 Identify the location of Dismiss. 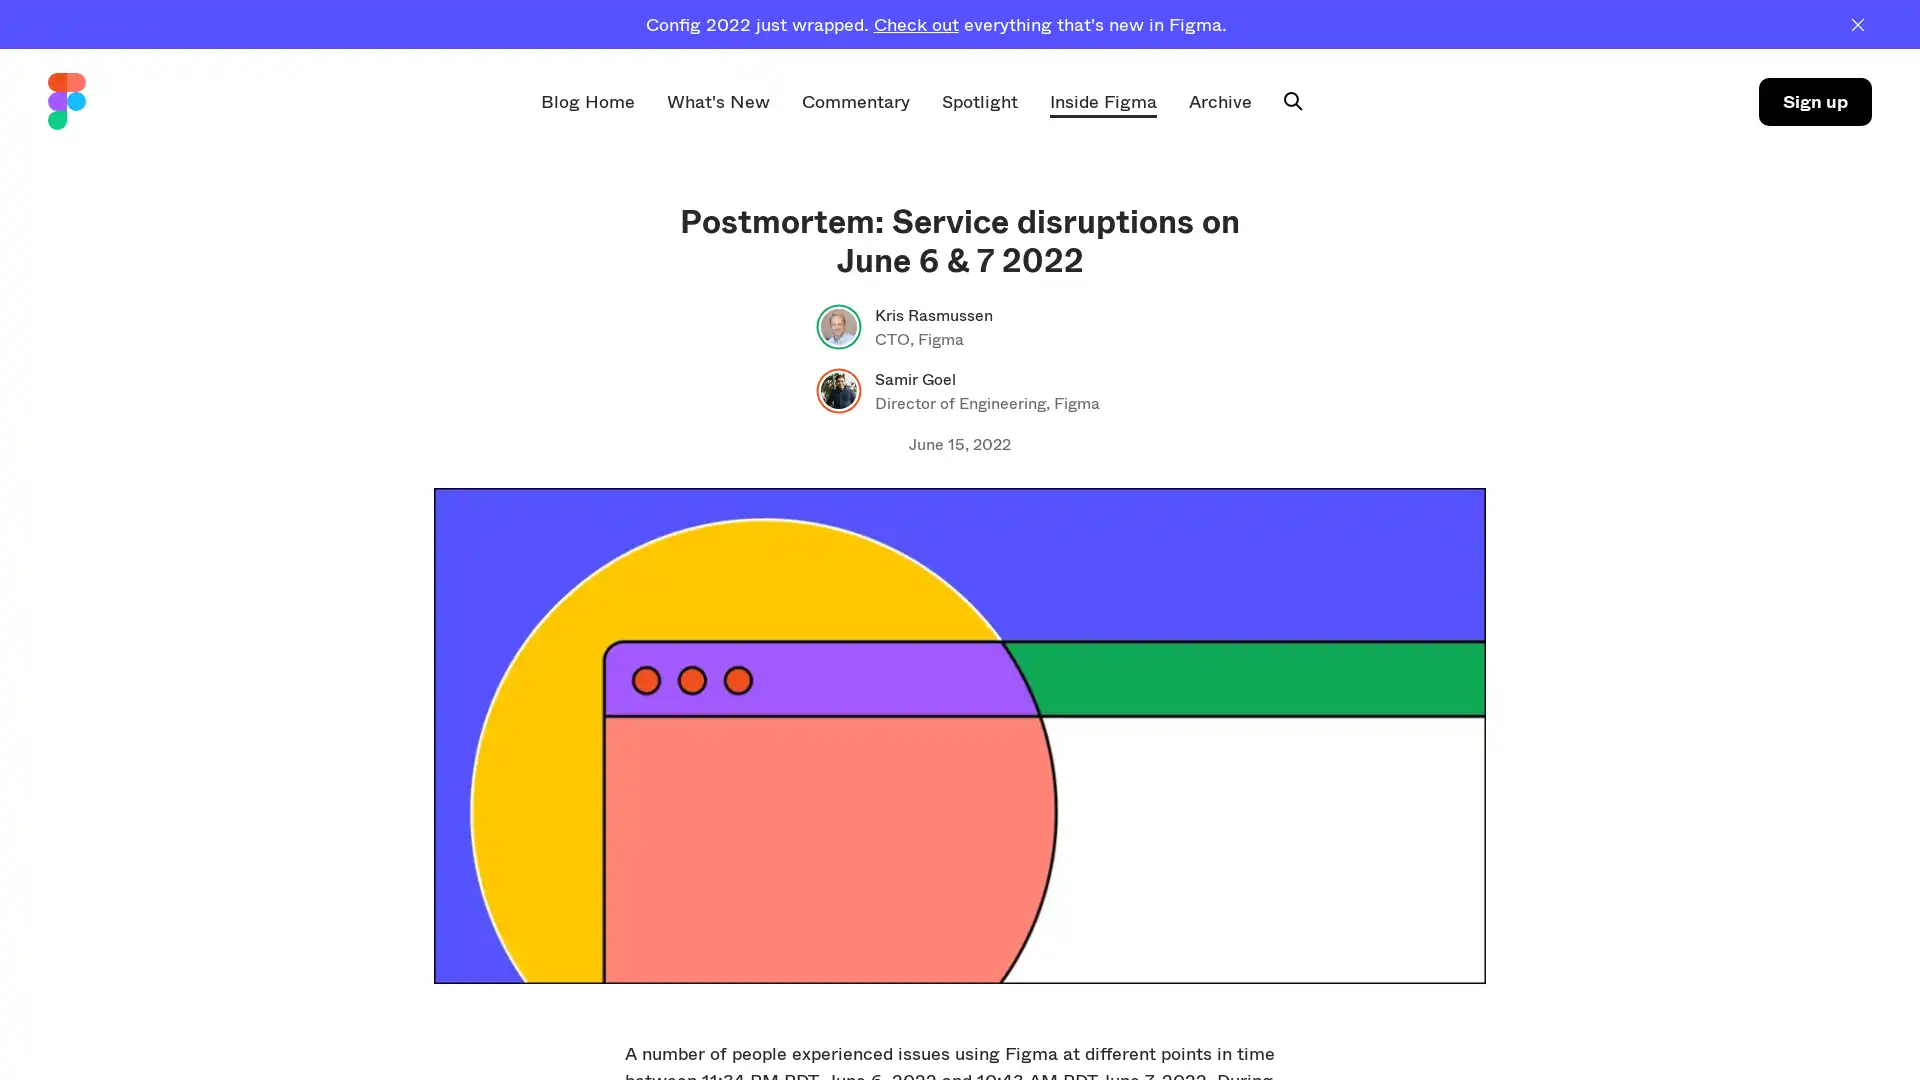
(1856, 23).